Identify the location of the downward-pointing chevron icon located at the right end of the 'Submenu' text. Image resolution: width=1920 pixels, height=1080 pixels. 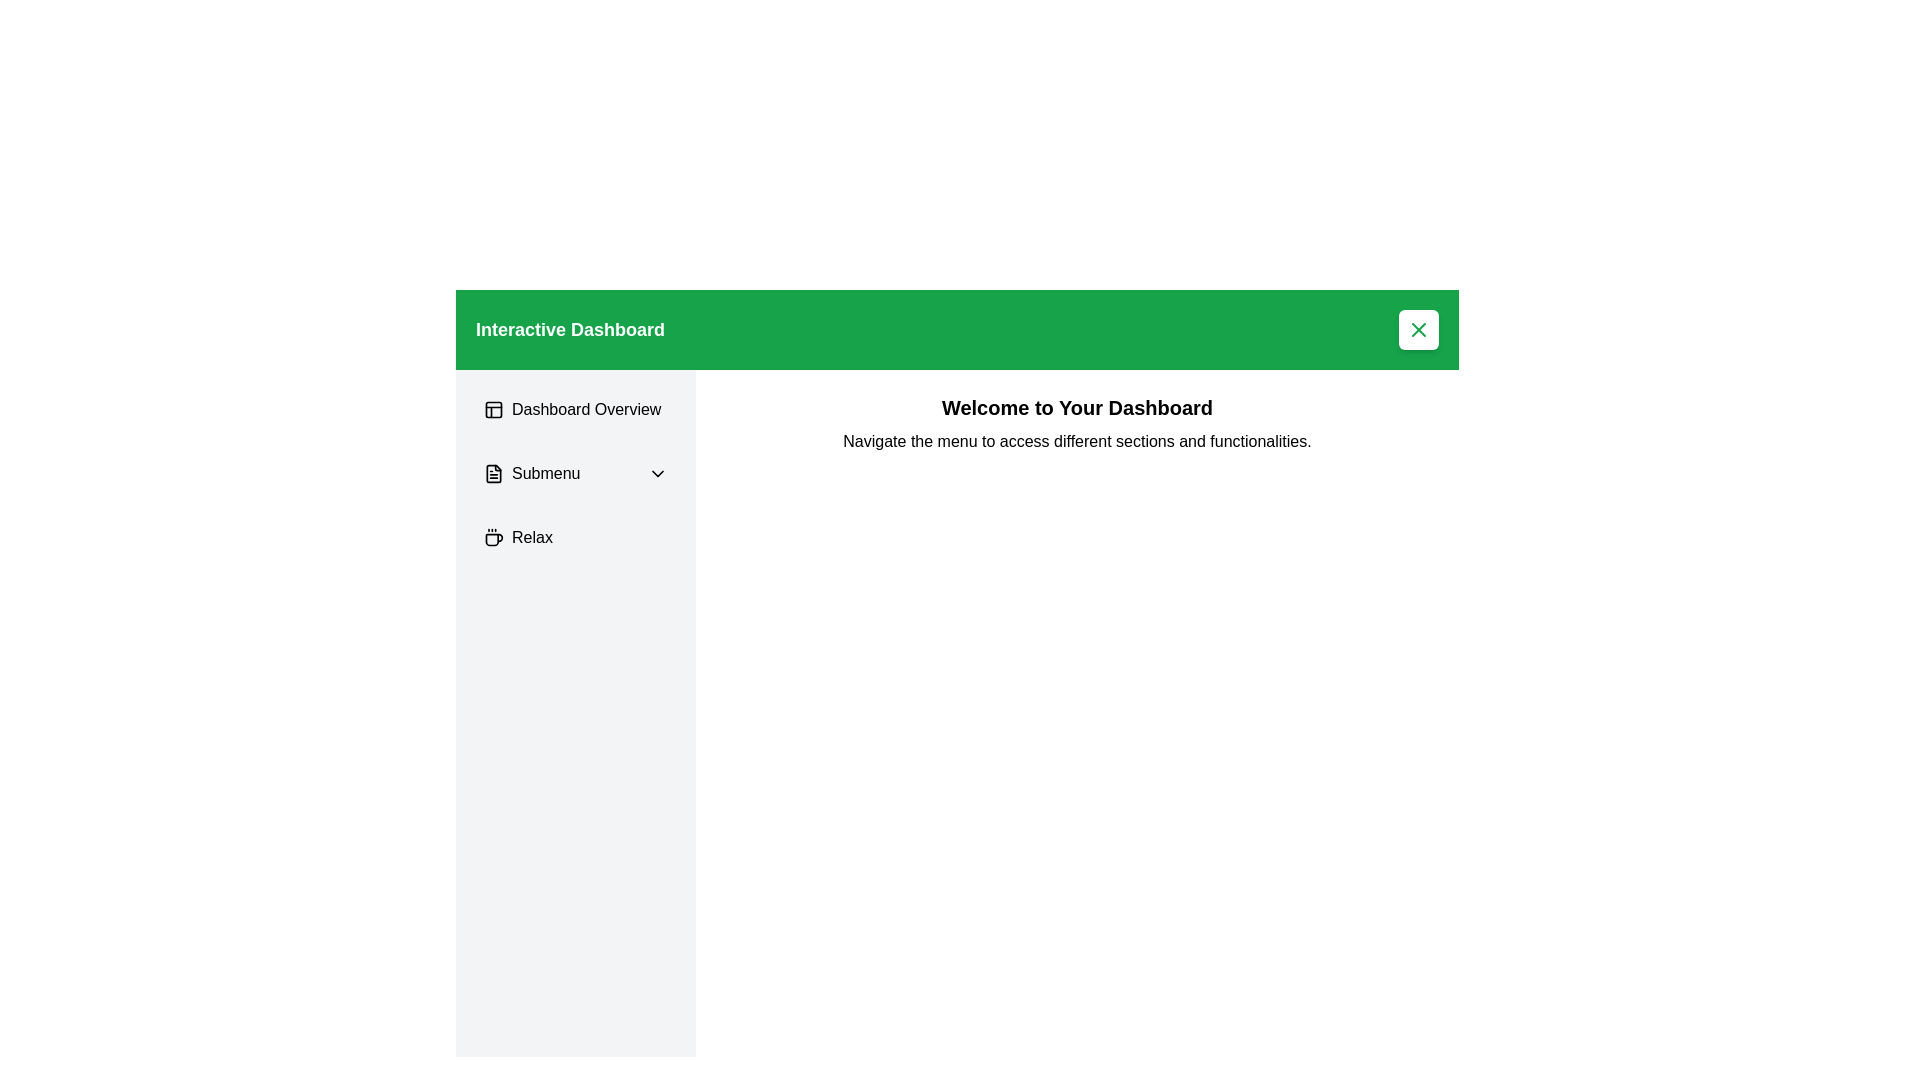
(657, 474).